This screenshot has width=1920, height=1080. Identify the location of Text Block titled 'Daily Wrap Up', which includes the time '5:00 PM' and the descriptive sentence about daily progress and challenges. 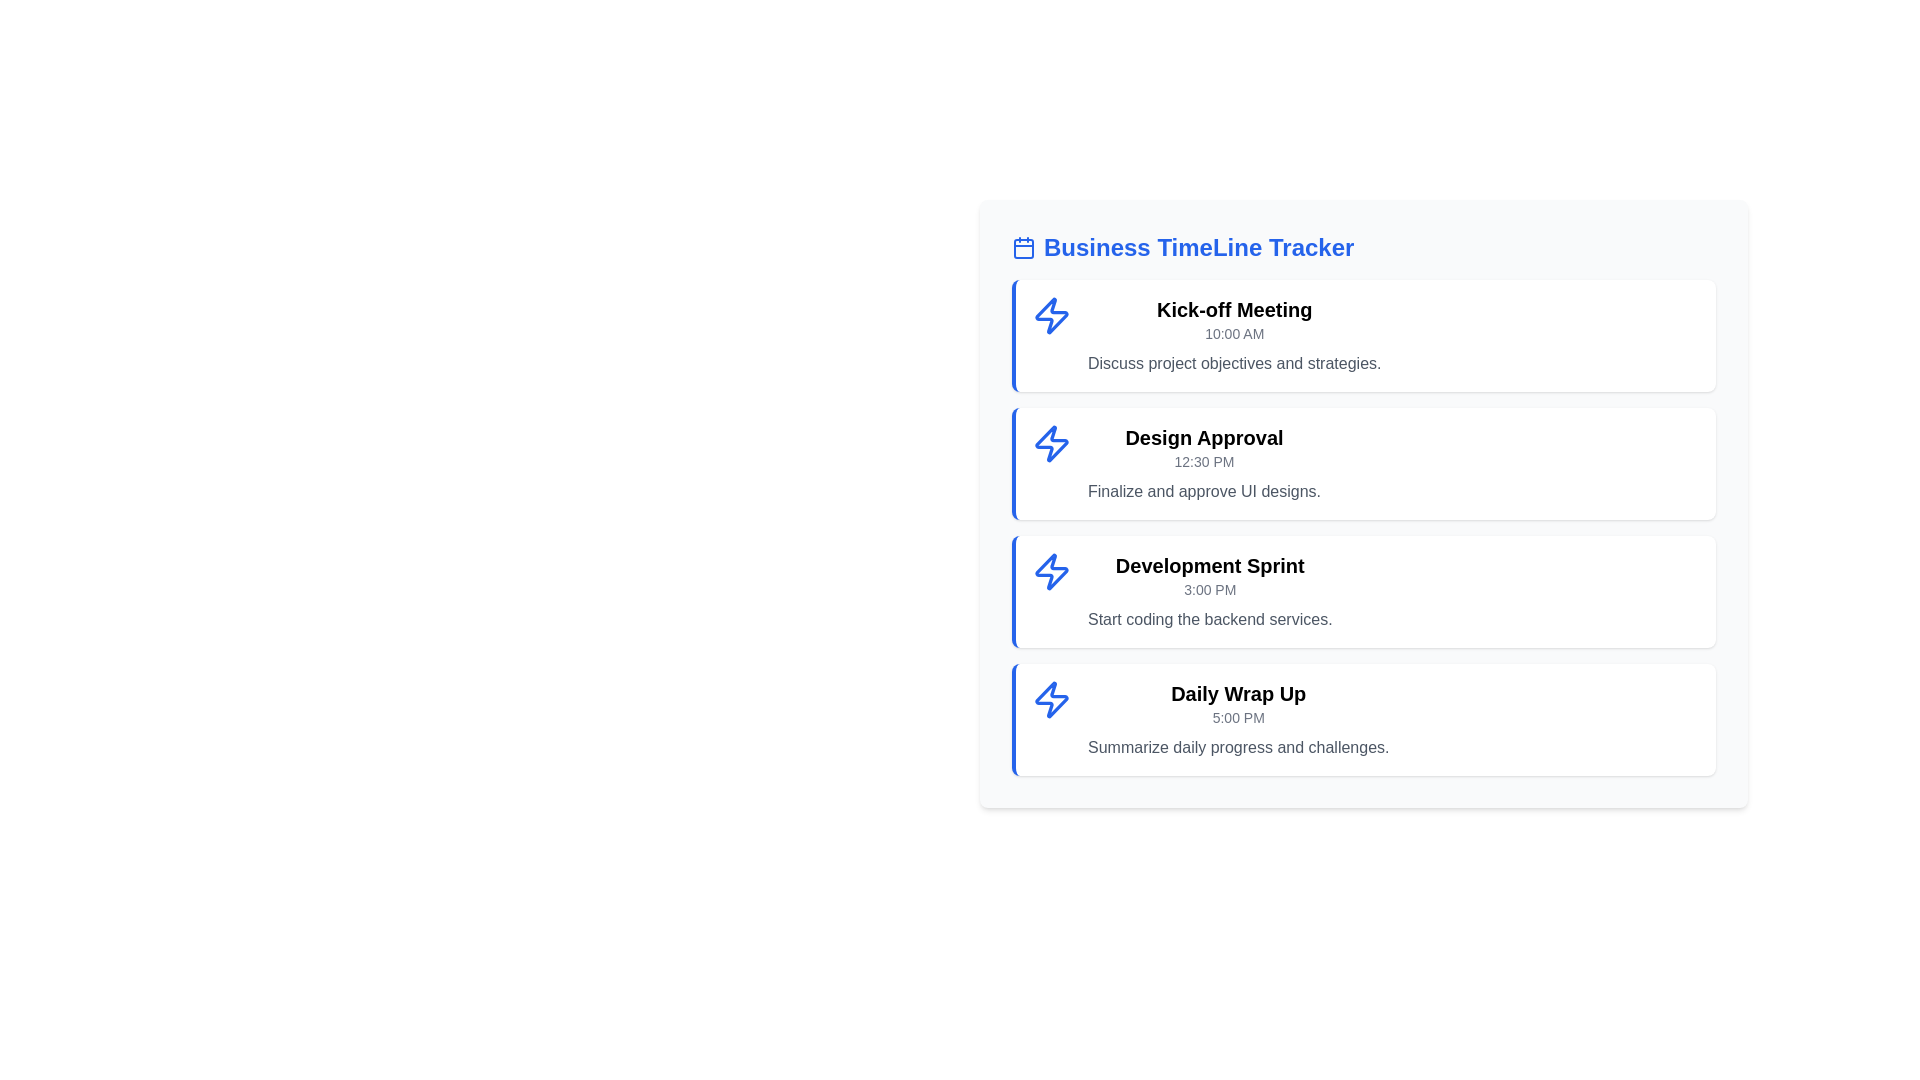
(1237, 720).